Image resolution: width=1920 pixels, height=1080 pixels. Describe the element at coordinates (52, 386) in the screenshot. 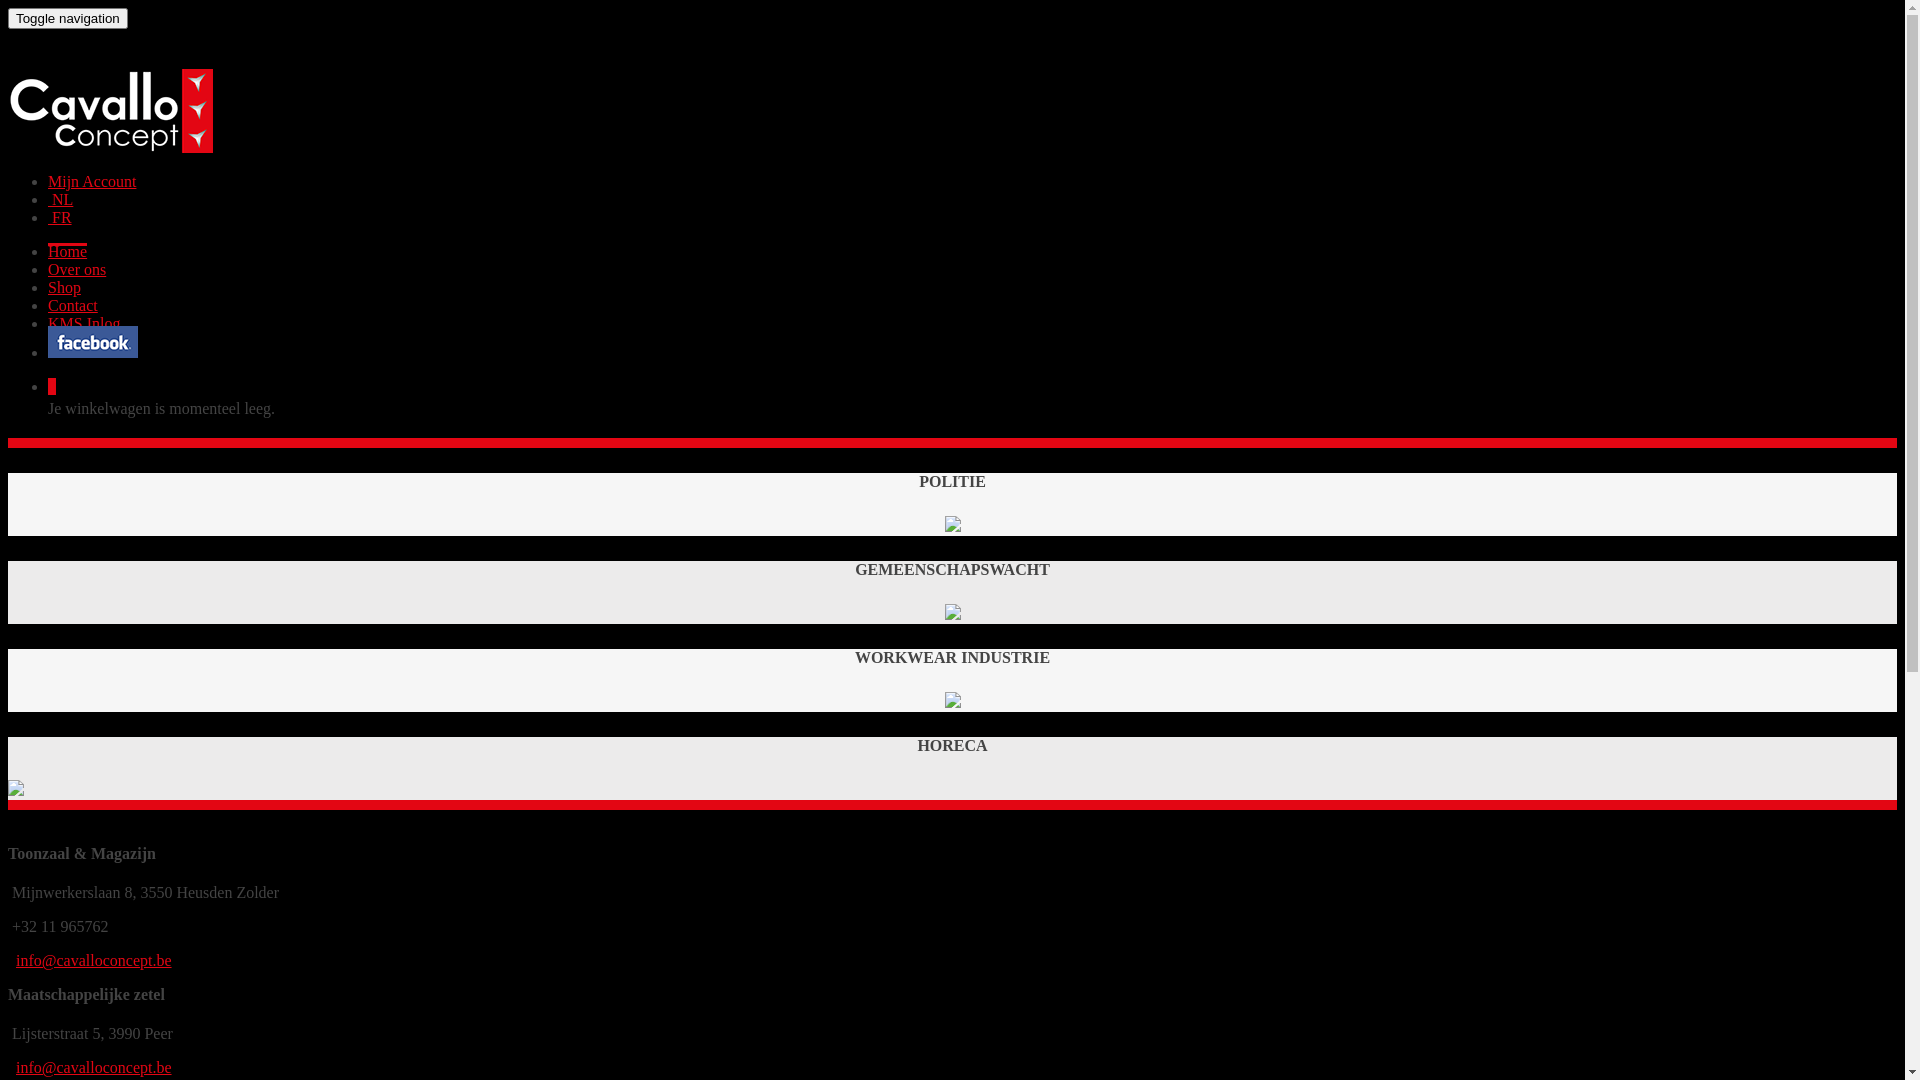

I see `'0'` at that location.